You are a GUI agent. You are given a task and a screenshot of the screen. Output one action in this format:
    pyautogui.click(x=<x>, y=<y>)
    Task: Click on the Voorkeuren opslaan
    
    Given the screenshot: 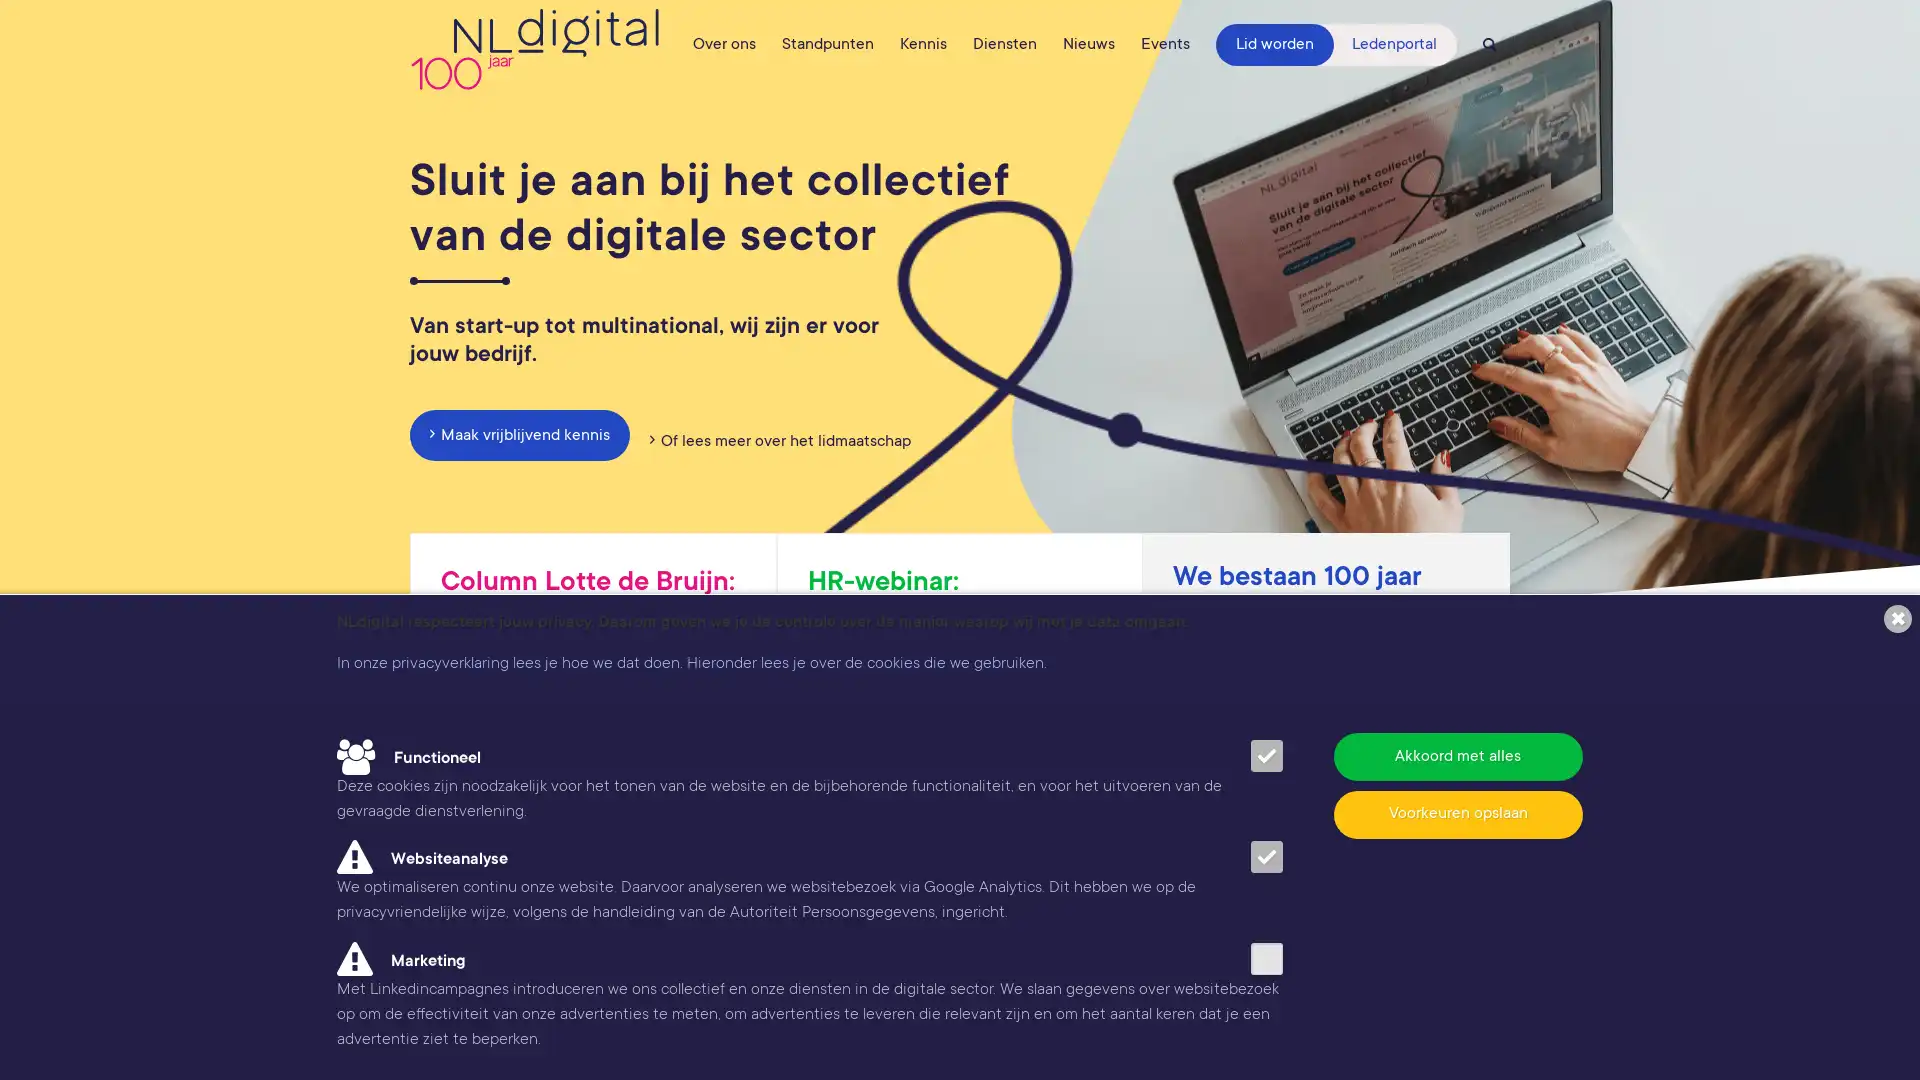 What is the action you would take?
    pyautogui.click(x=1458, y=813)
    